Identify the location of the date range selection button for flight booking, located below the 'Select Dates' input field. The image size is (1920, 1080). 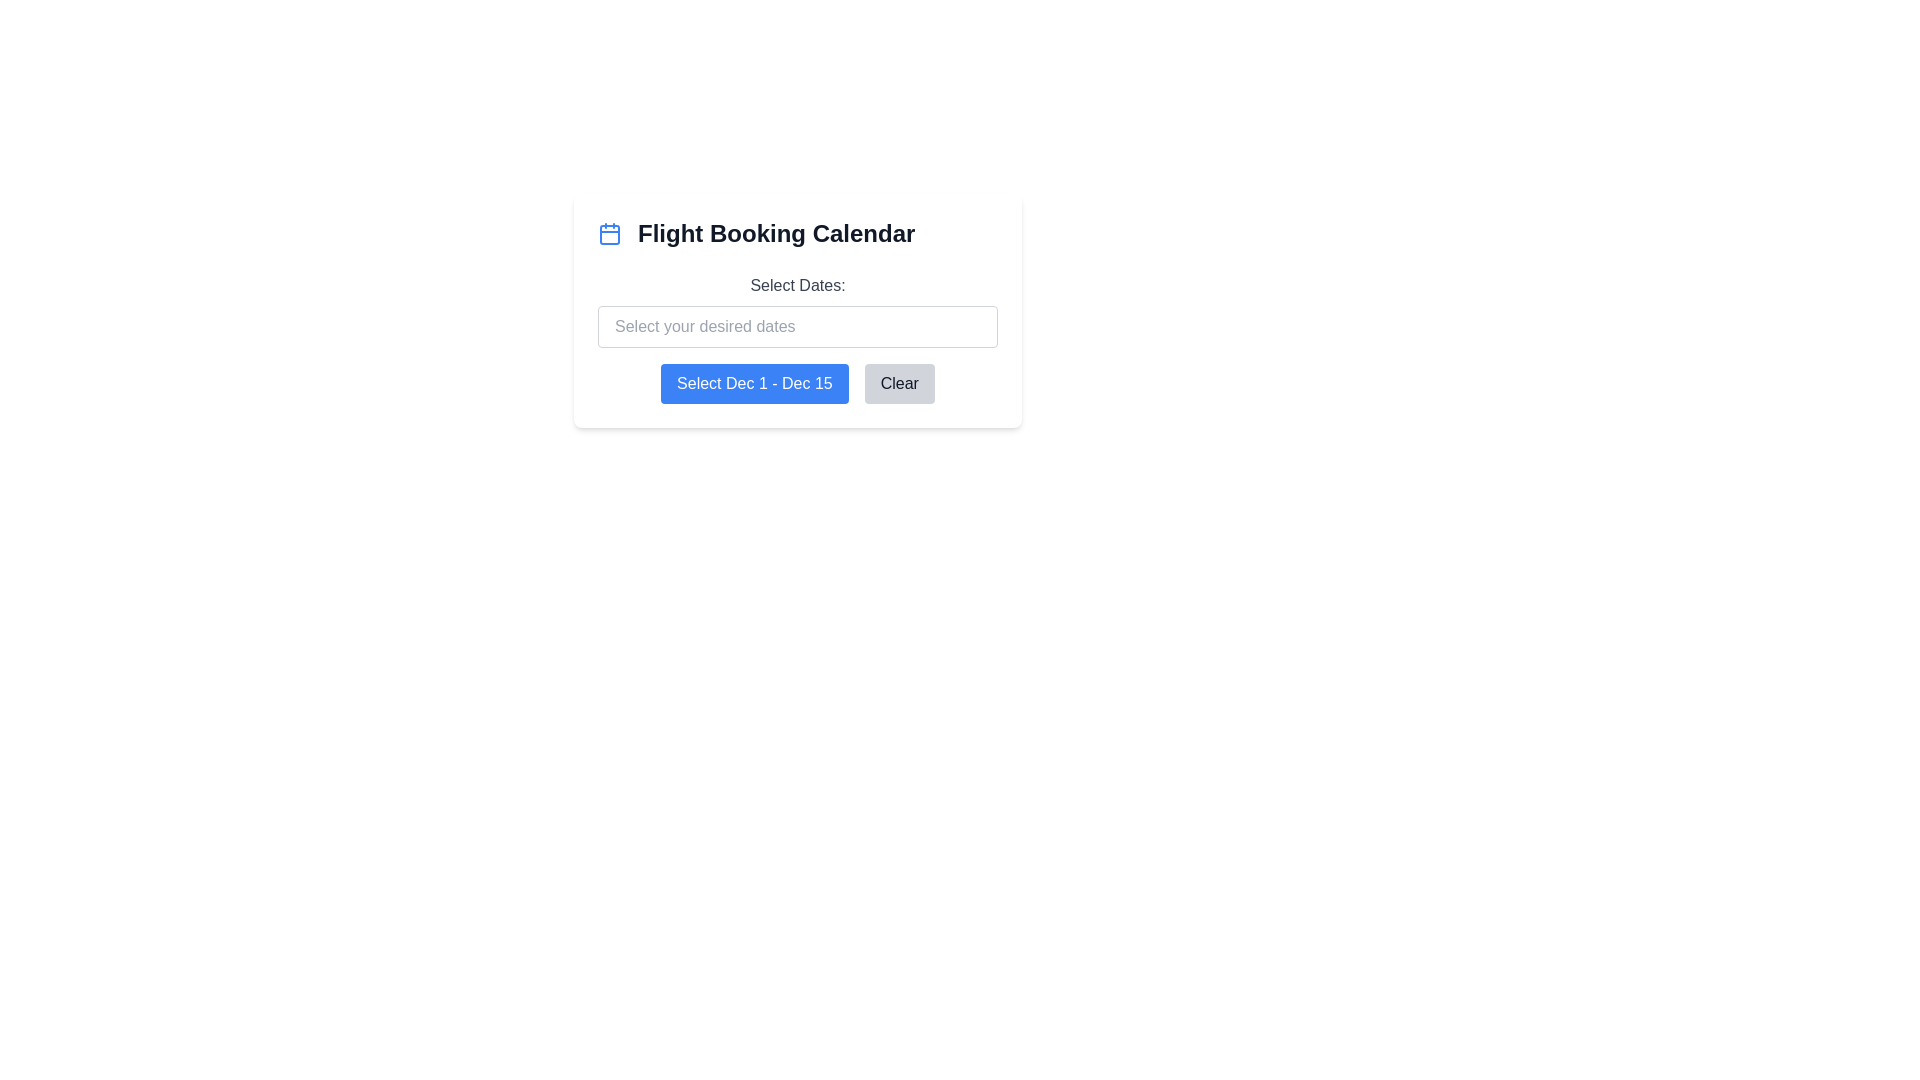
(753, 384).